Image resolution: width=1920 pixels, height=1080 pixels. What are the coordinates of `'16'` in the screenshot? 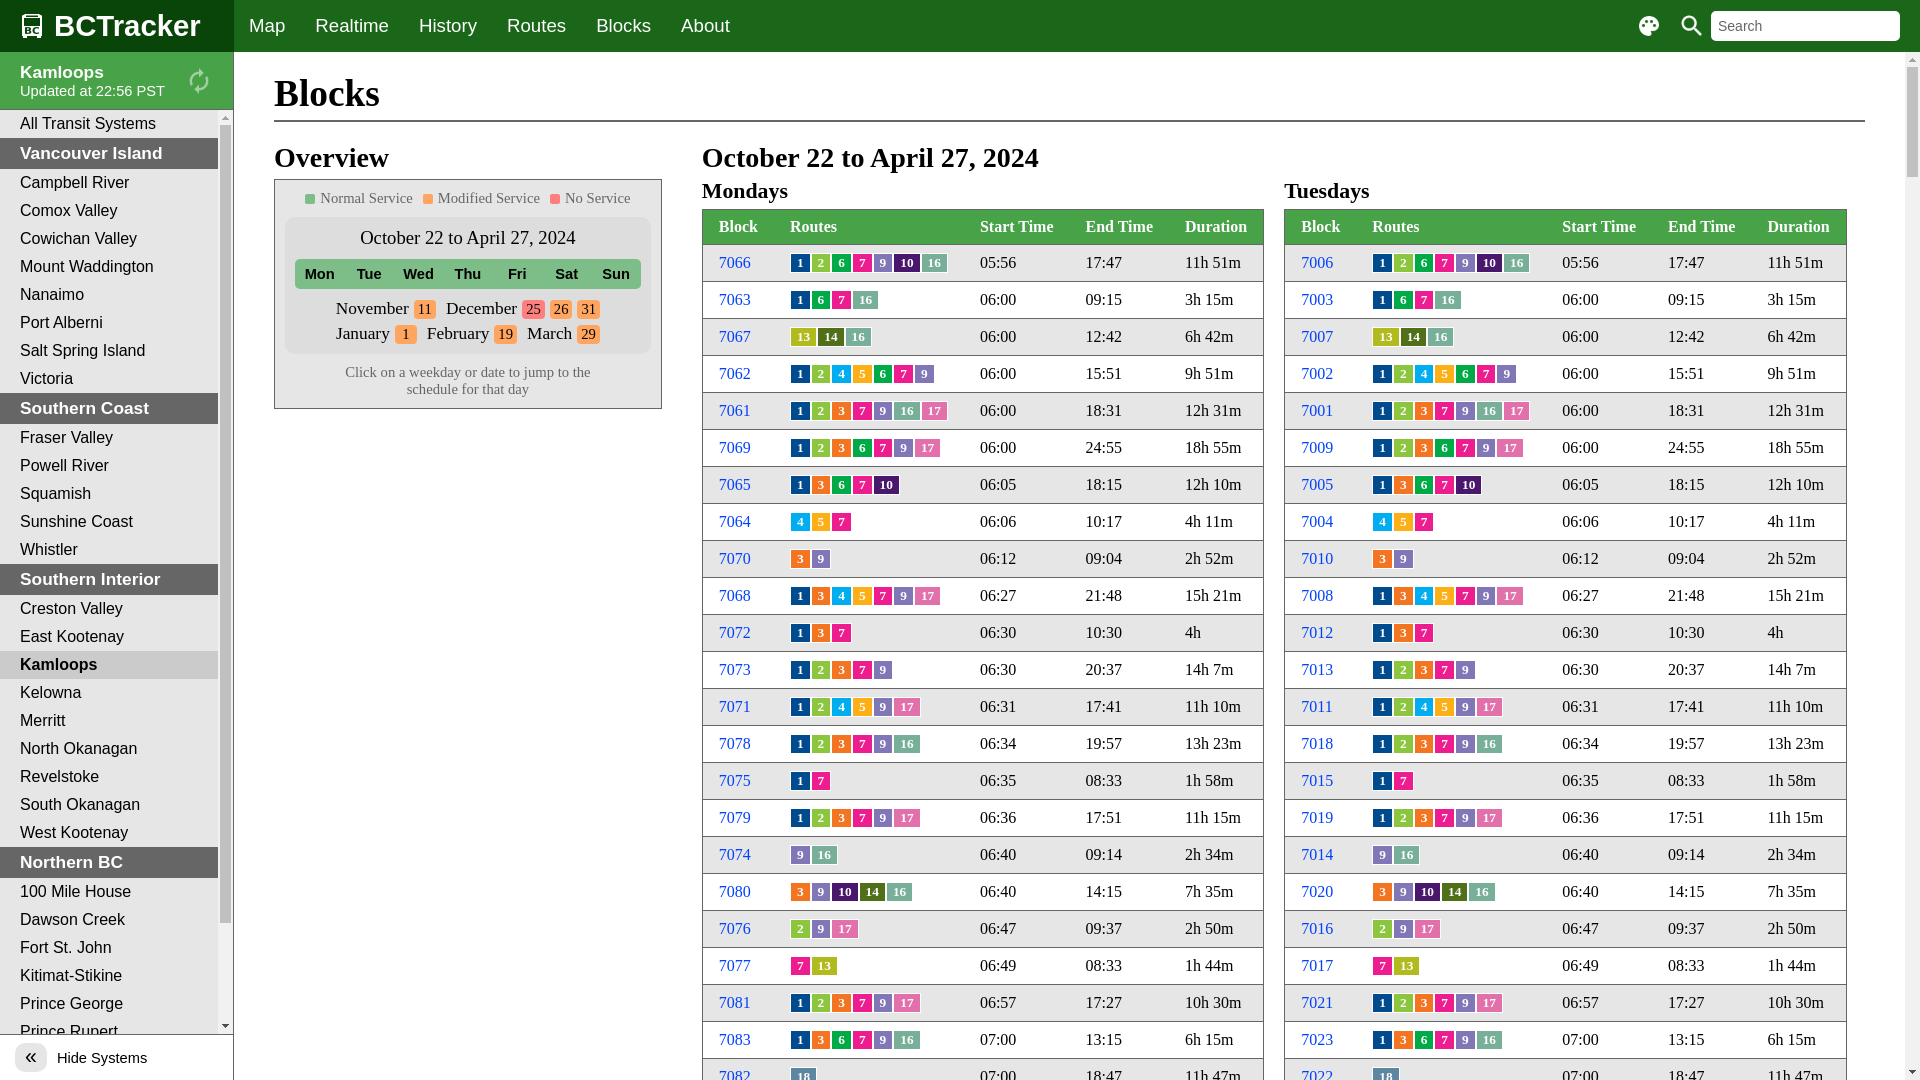 It's located at (905, 744).